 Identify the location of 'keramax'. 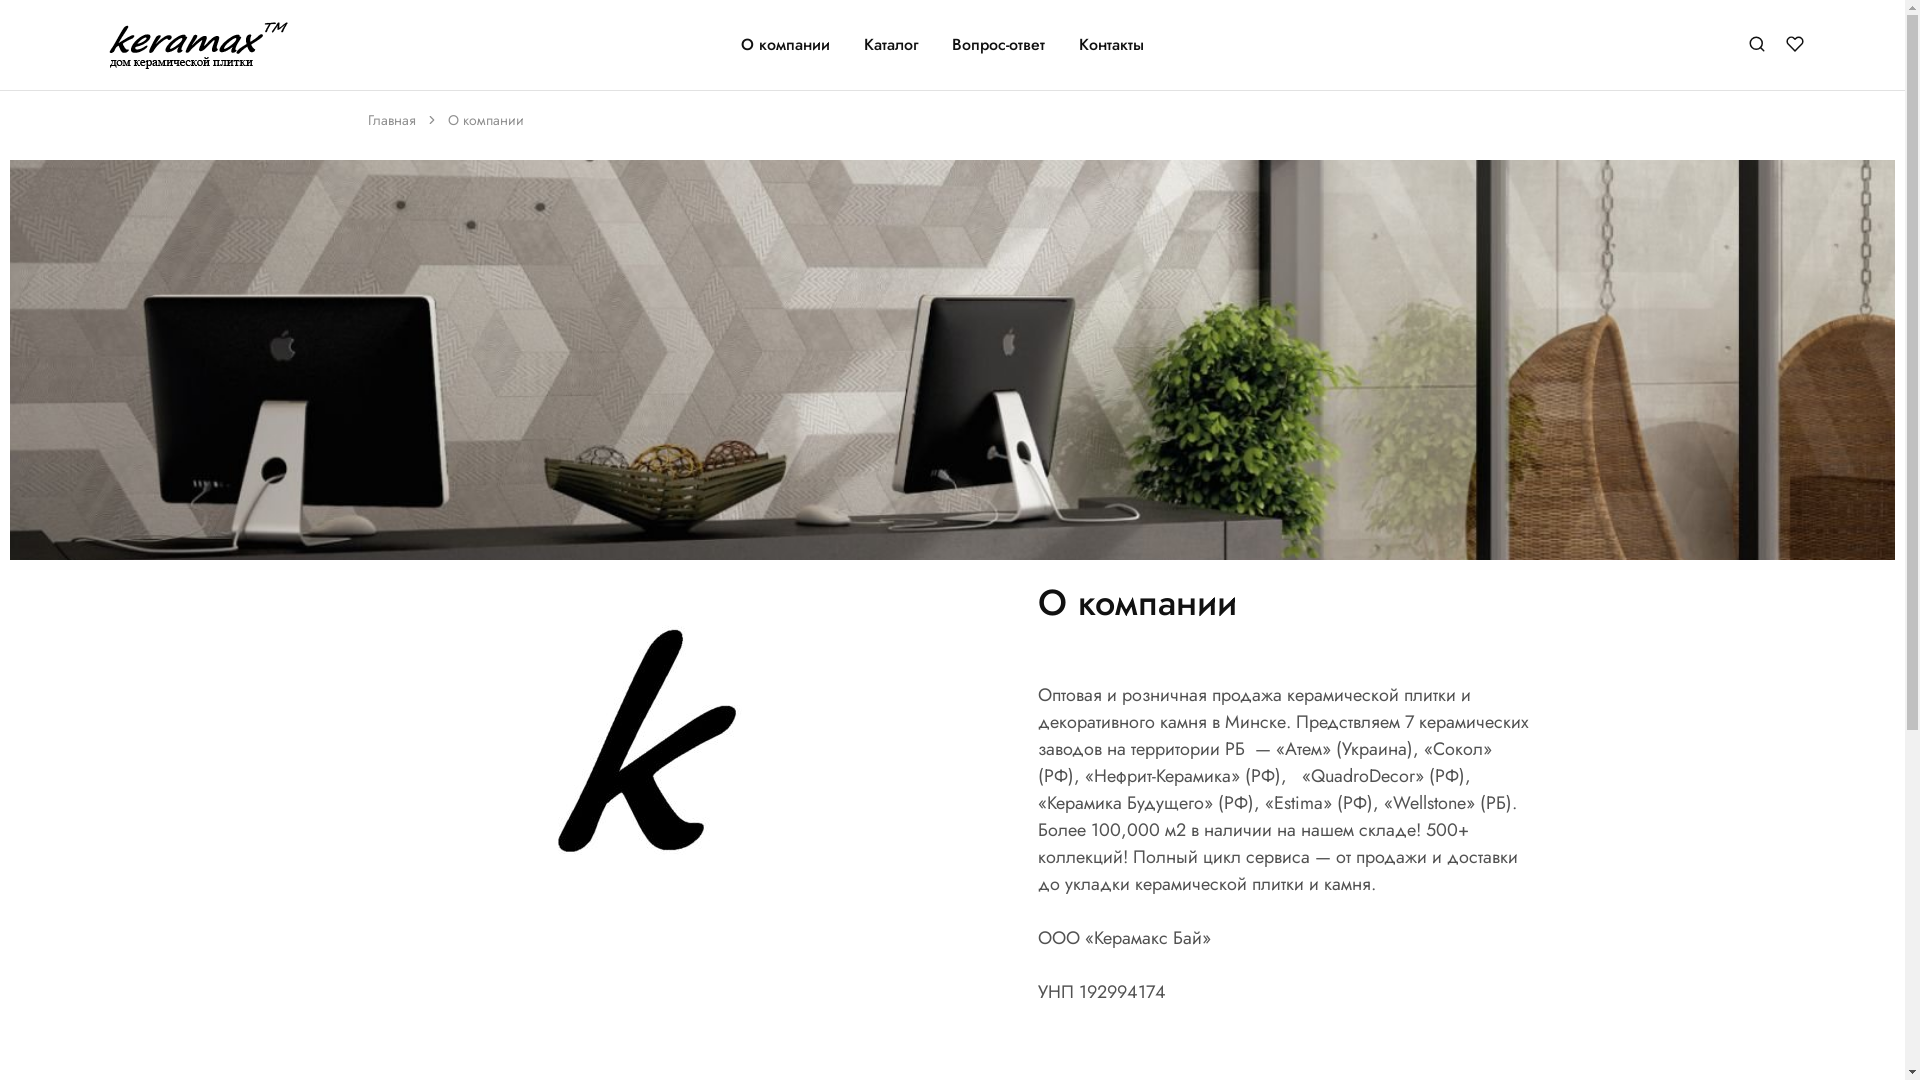
(126, 50).